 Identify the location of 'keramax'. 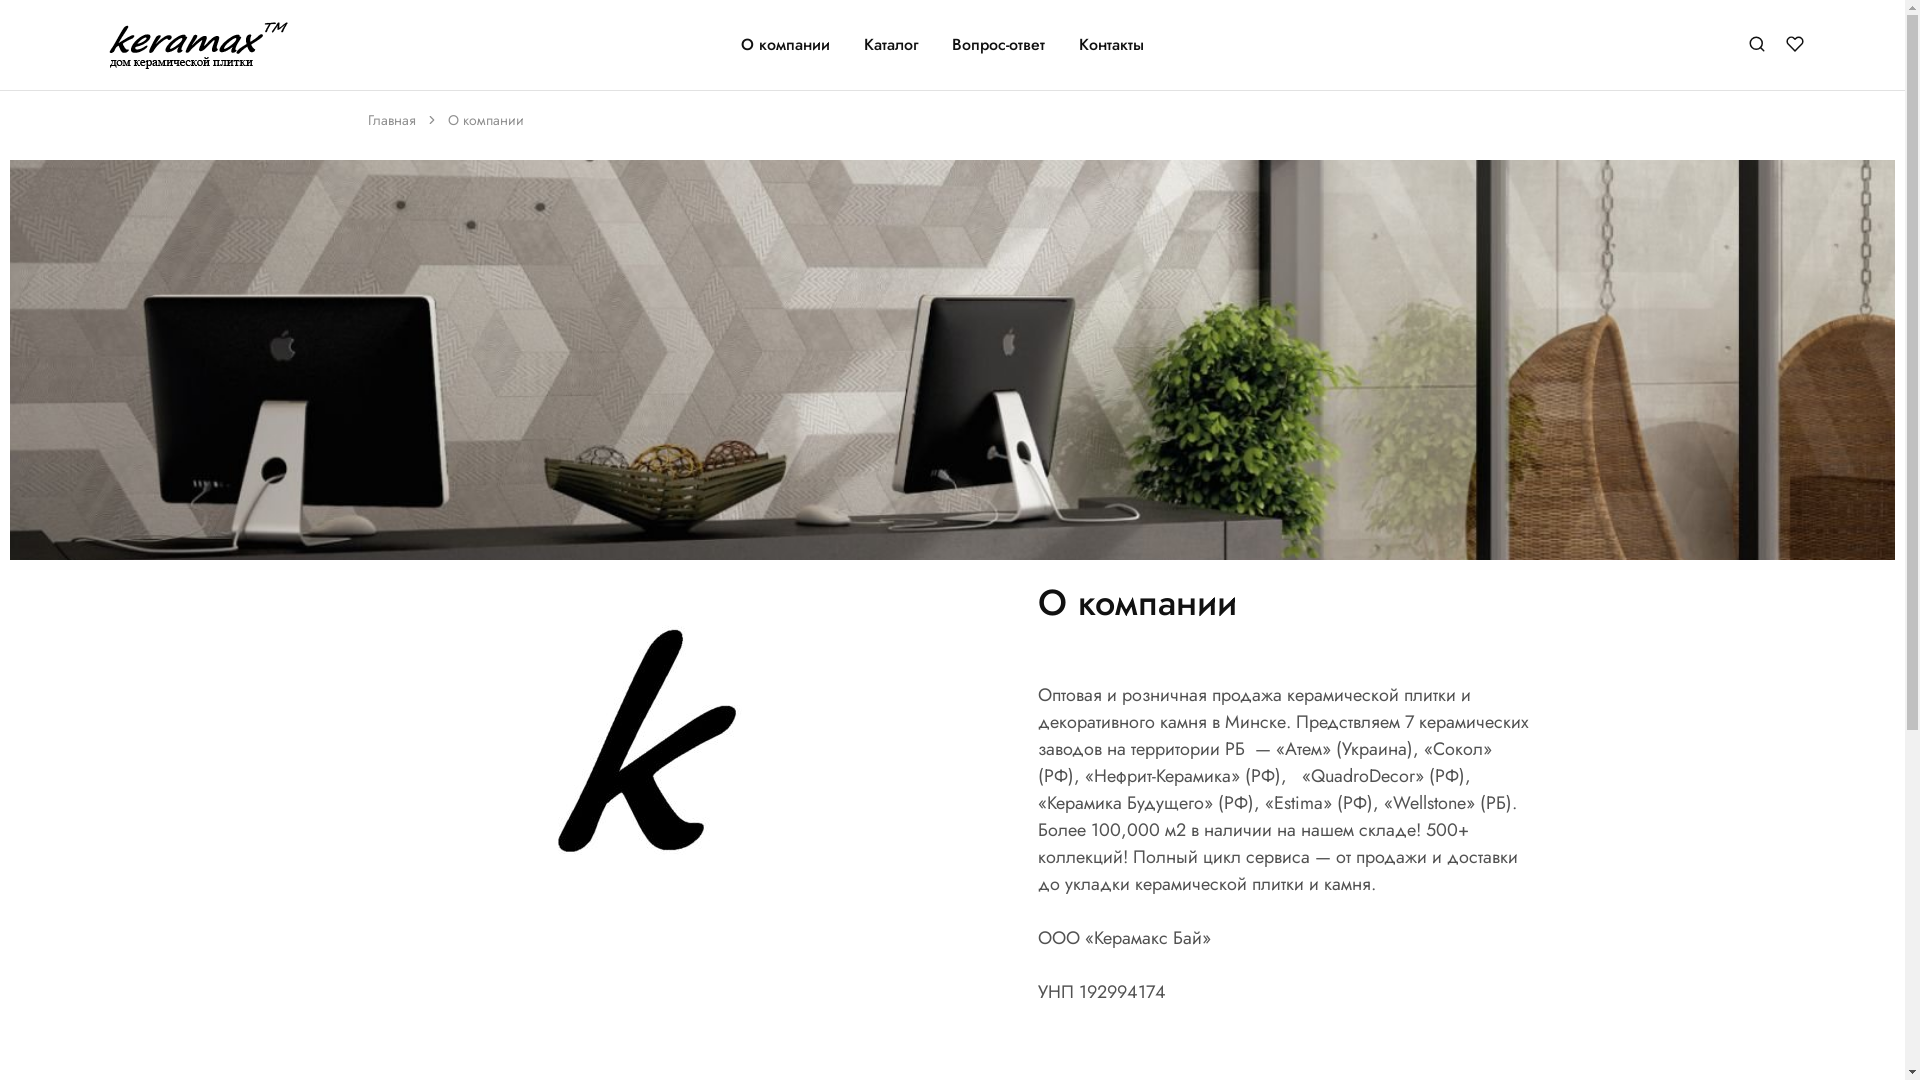
(126, 50).